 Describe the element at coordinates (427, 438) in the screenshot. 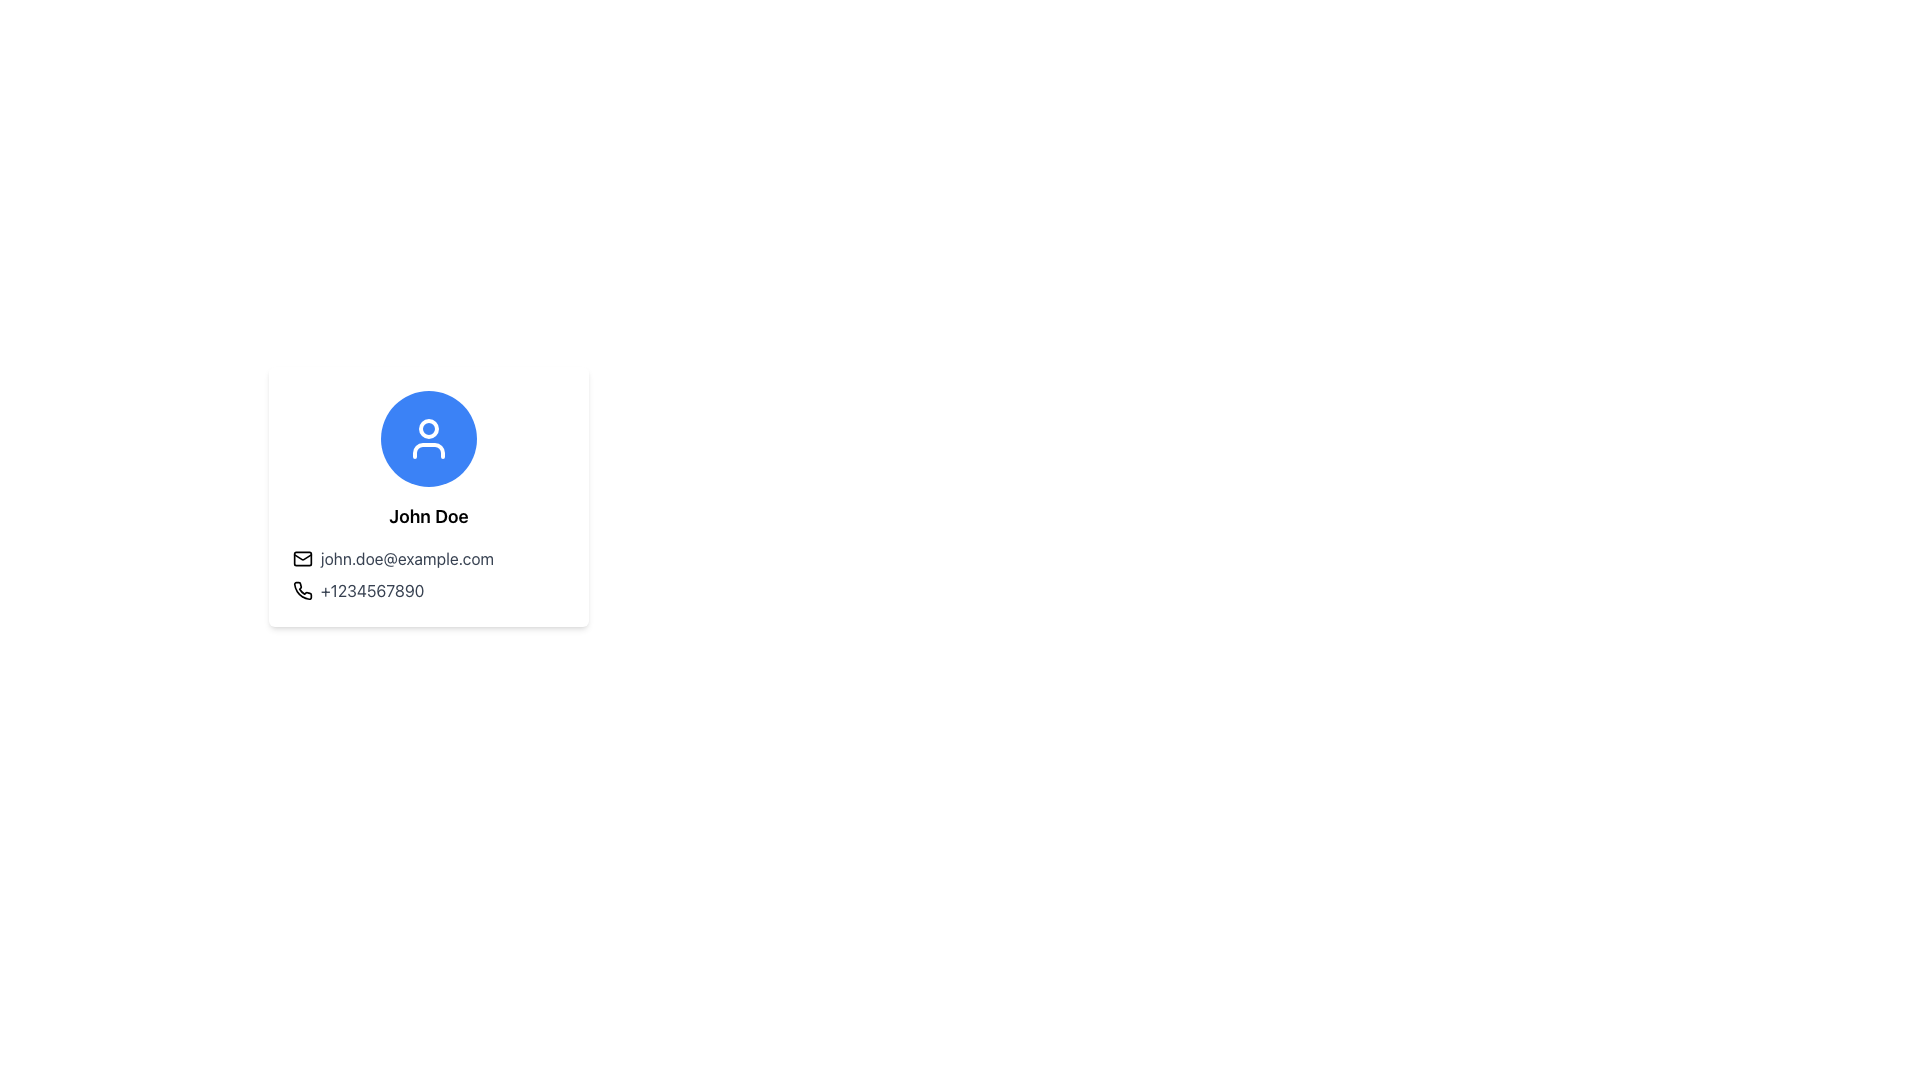

I see `the circular avatar icon with a blue background and white user profile symbol` at that location.